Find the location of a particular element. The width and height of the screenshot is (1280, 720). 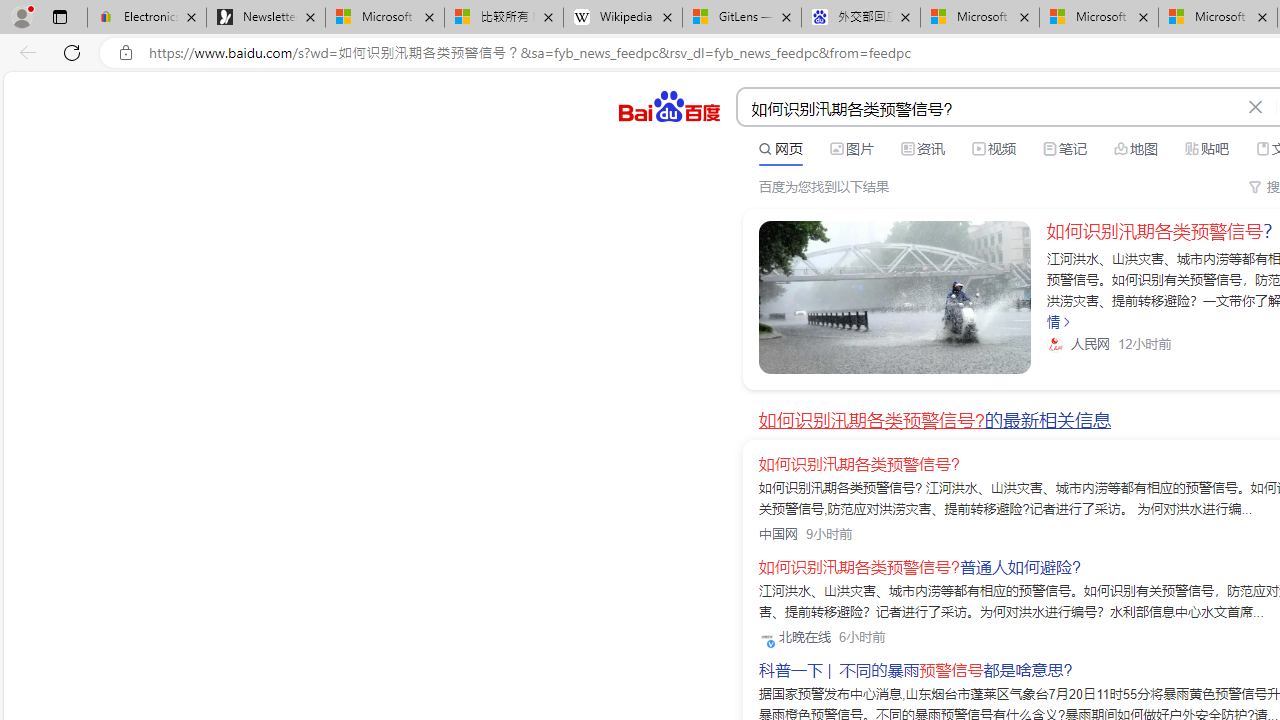

'Wikipedia' is located at coordinates (622, 17).